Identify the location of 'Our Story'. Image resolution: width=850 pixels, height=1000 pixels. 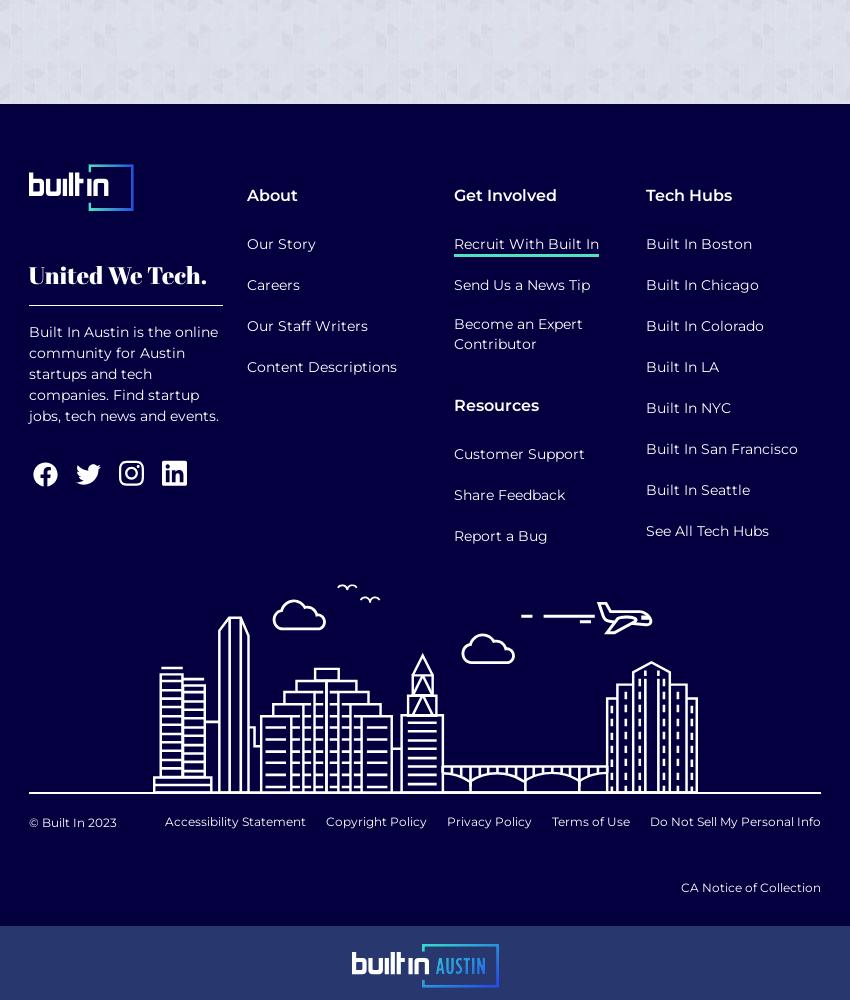
(280, 243).